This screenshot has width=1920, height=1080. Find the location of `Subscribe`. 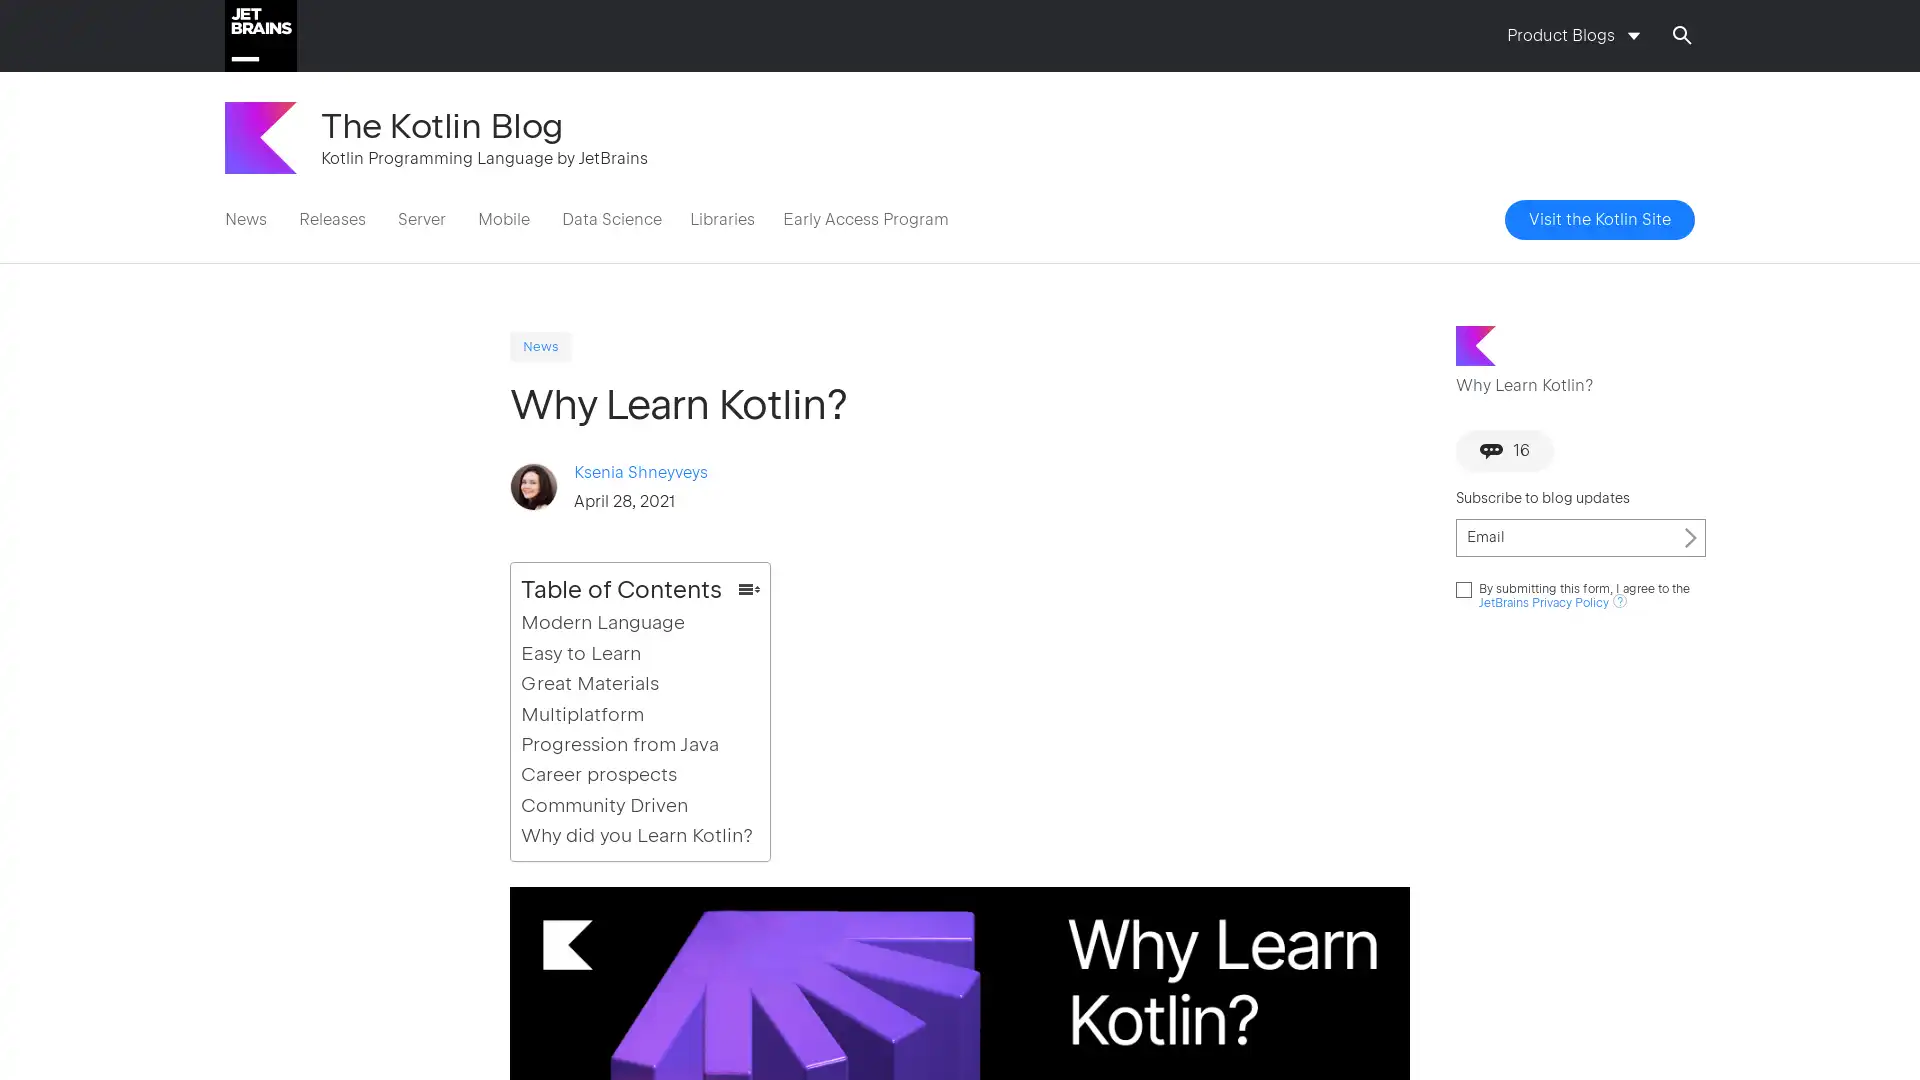

Subscribe is located at coordinates (1689, 535).